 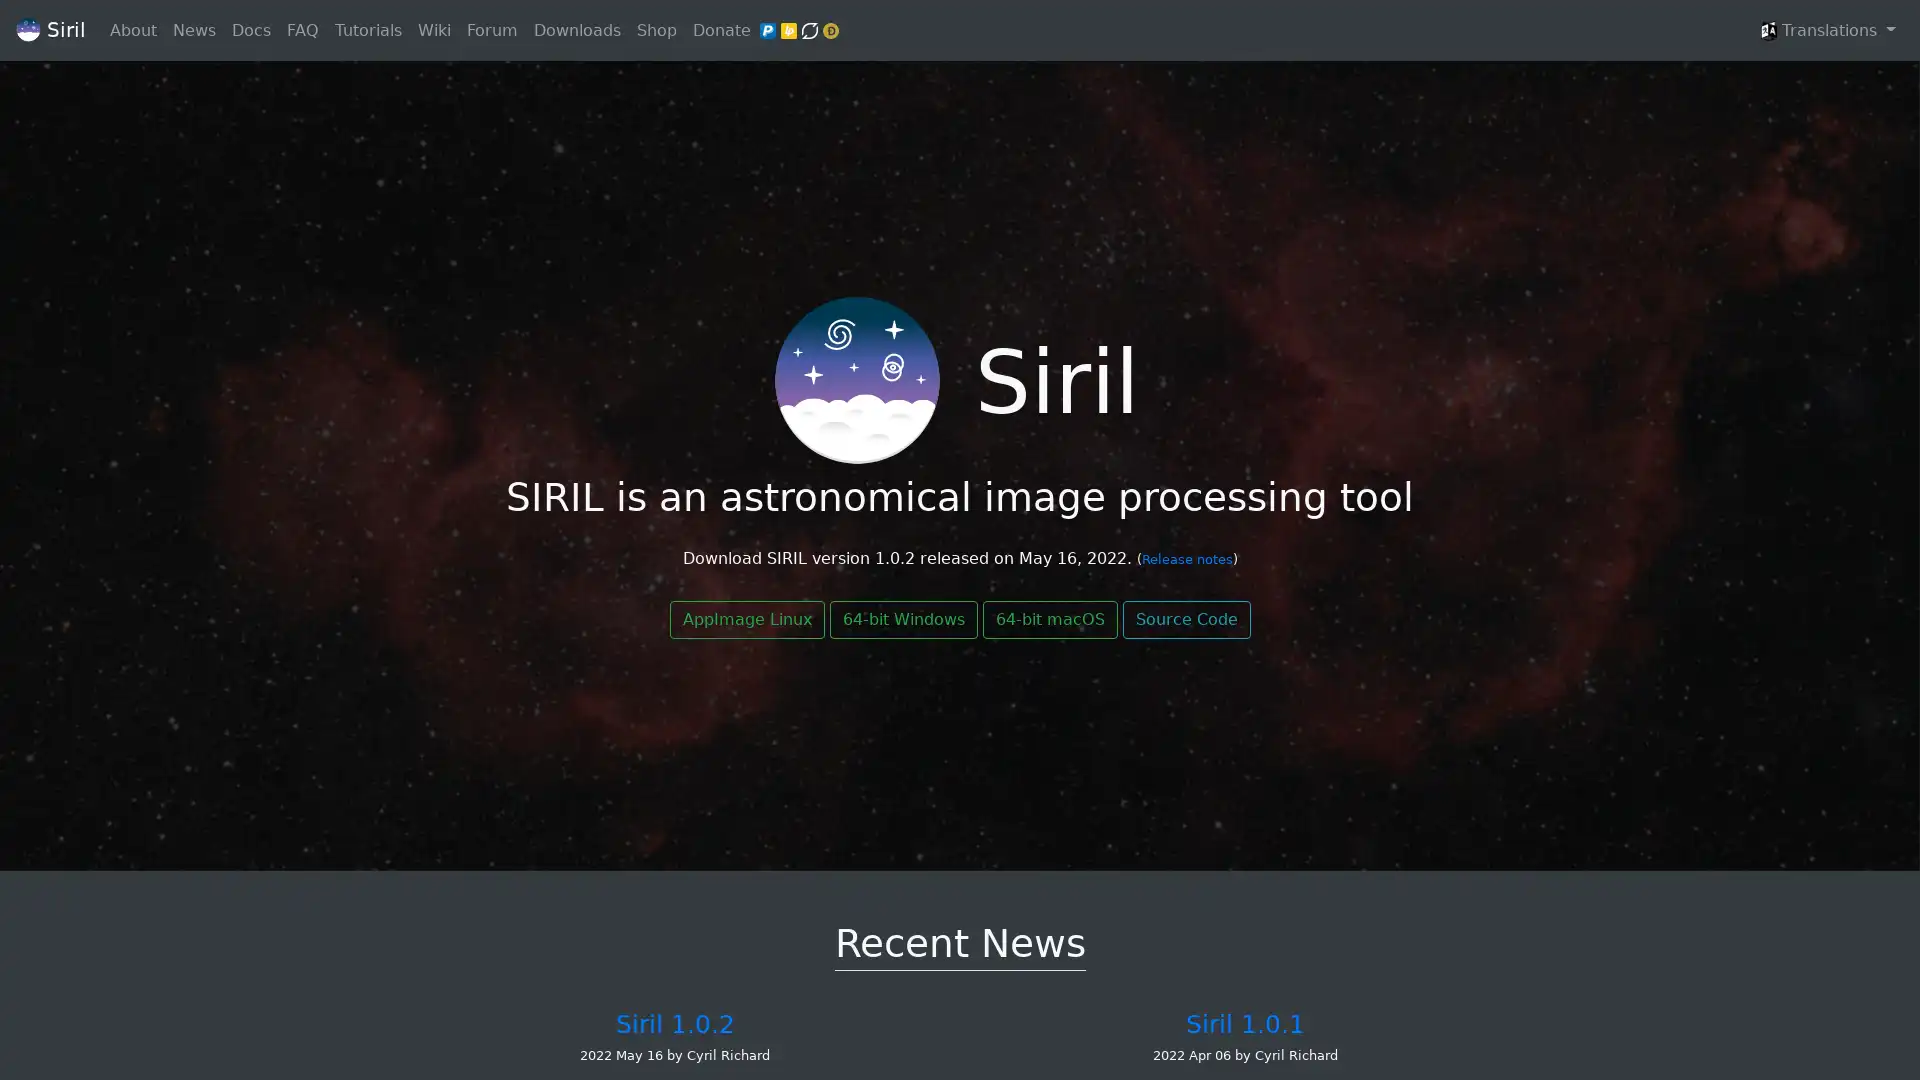 What do you see at coordinates (745, 619) in the screenshot?
I see `AppImage Linux` at bounding box center [745, 619].